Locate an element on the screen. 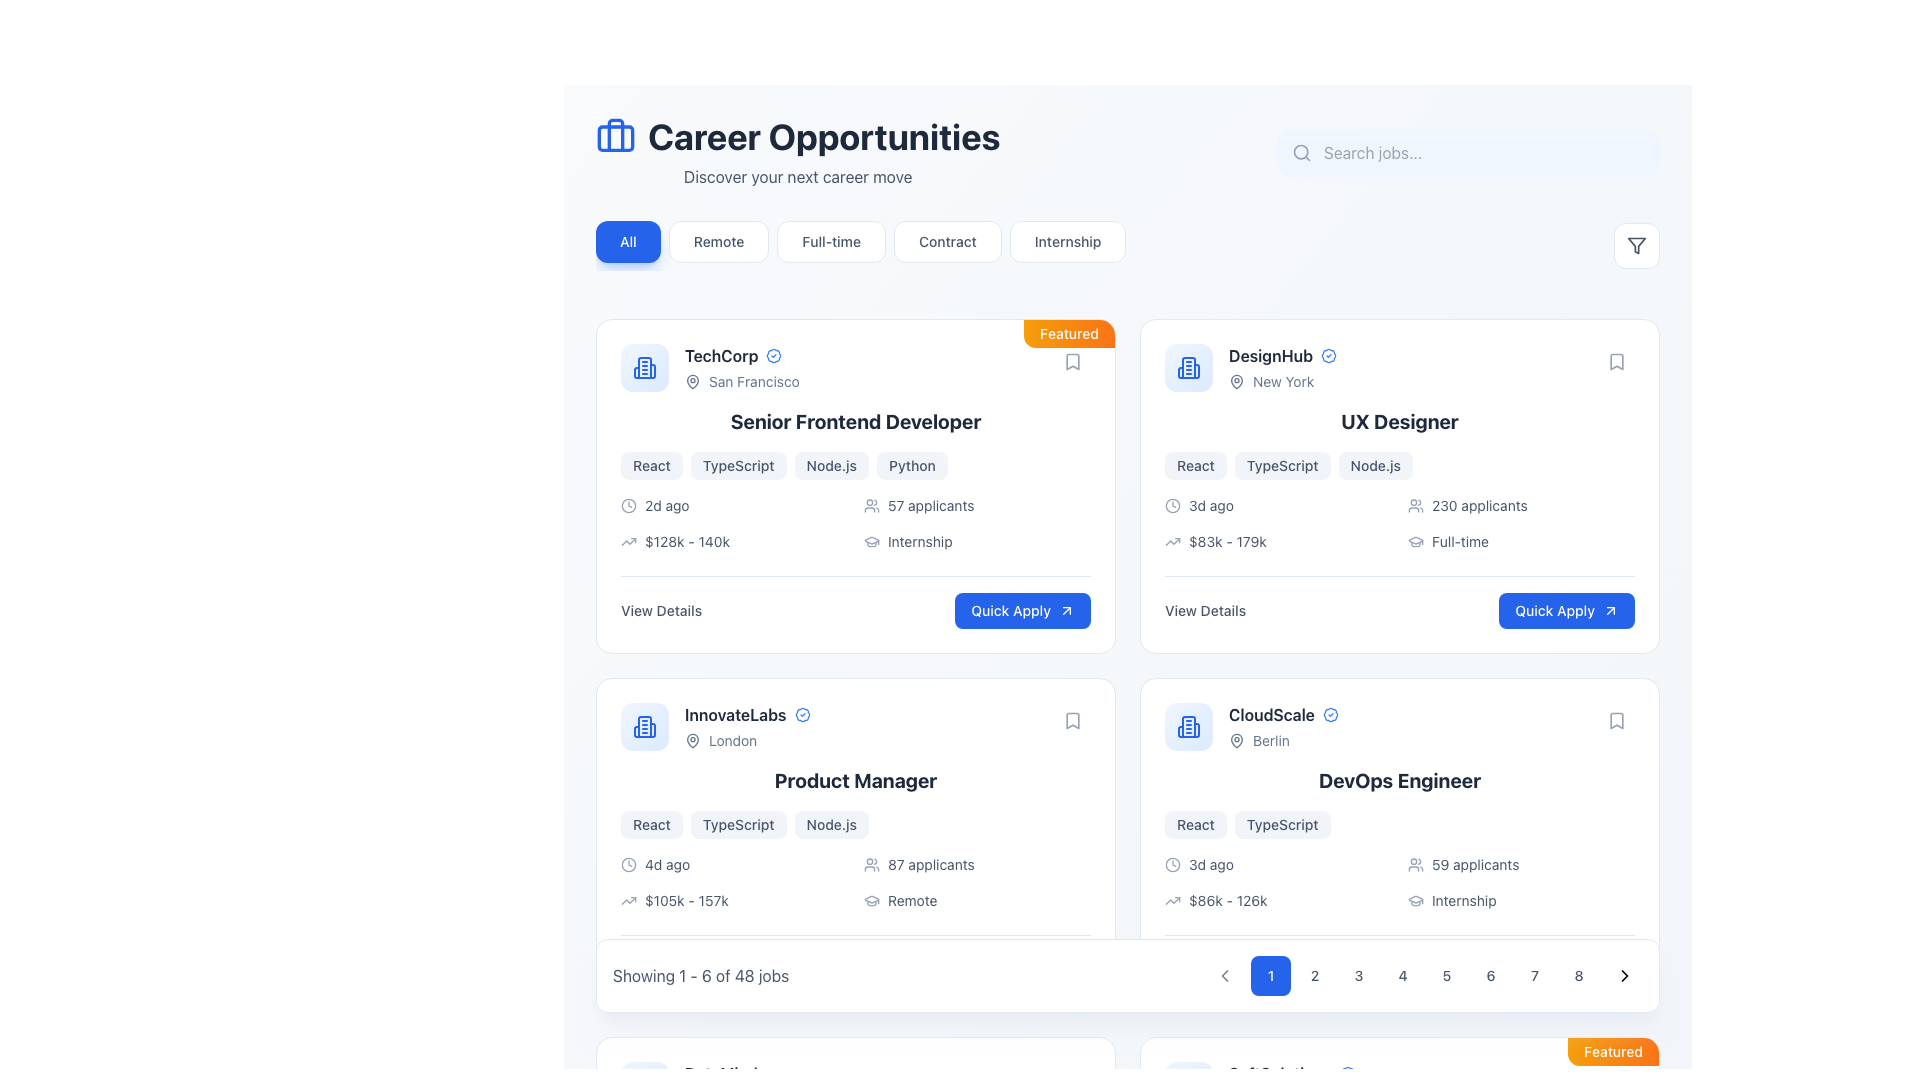 This screenshot has width=1920, height=1080. the header element representing 'InnovateLabs' with location detail 'London' in the 'Product Manager' card on the 'Career Opportunities' page is located at coordinates (715, 726).